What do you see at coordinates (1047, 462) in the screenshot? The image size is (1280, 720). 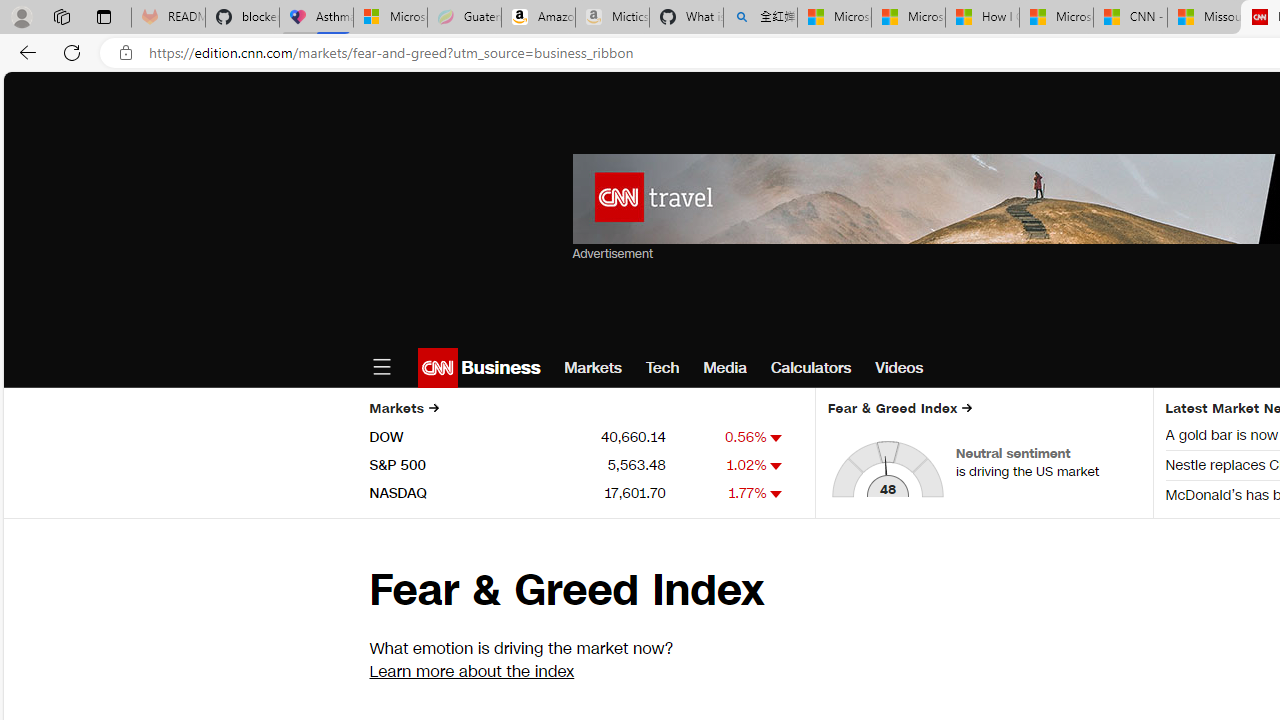 I see `'Neutral sentiment is driving the US market'` at bounding box center [1047, 462].